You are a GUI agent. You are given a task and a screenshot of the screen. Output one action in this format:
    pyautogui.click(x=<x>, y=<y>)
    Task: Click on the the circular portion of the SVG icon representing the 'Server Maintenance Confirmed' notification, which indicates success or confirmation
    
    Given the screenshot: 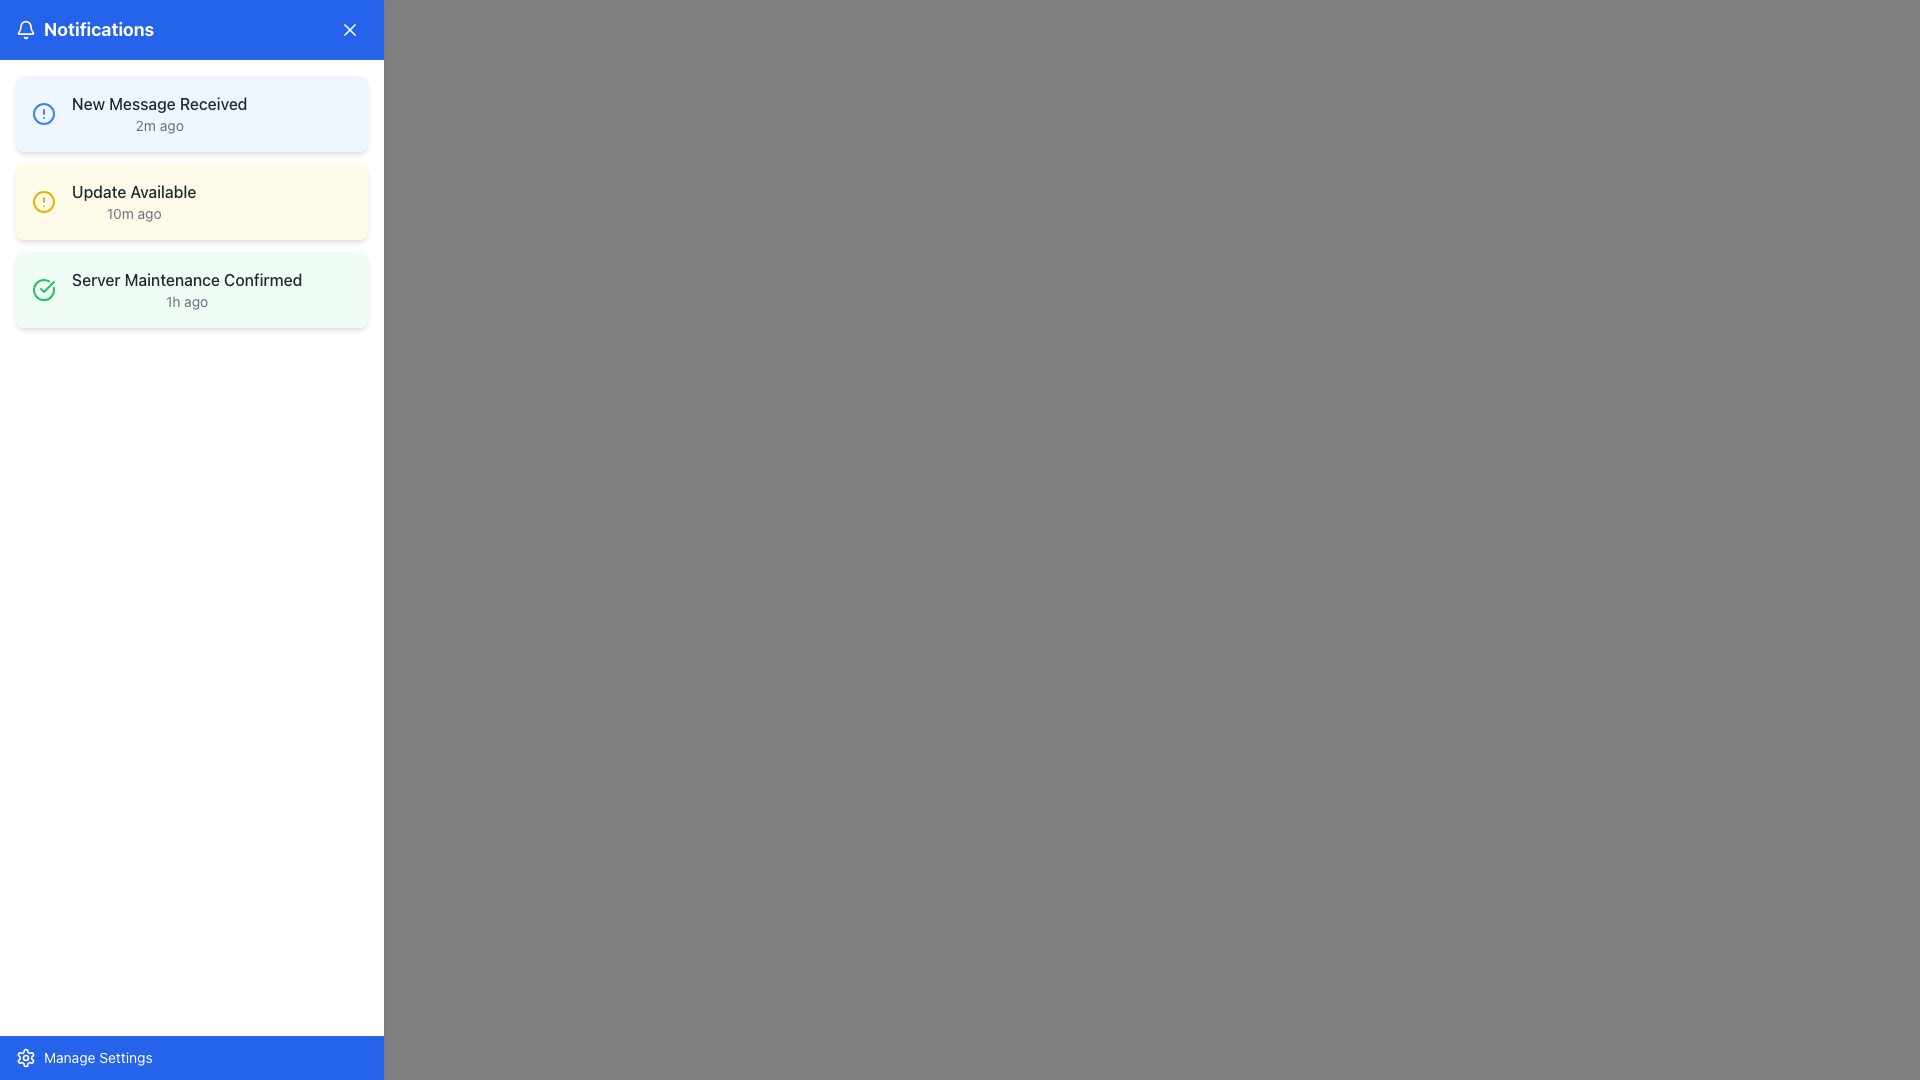 What is the action you would take?
    pyautogui.click(x=43, y=289)
    